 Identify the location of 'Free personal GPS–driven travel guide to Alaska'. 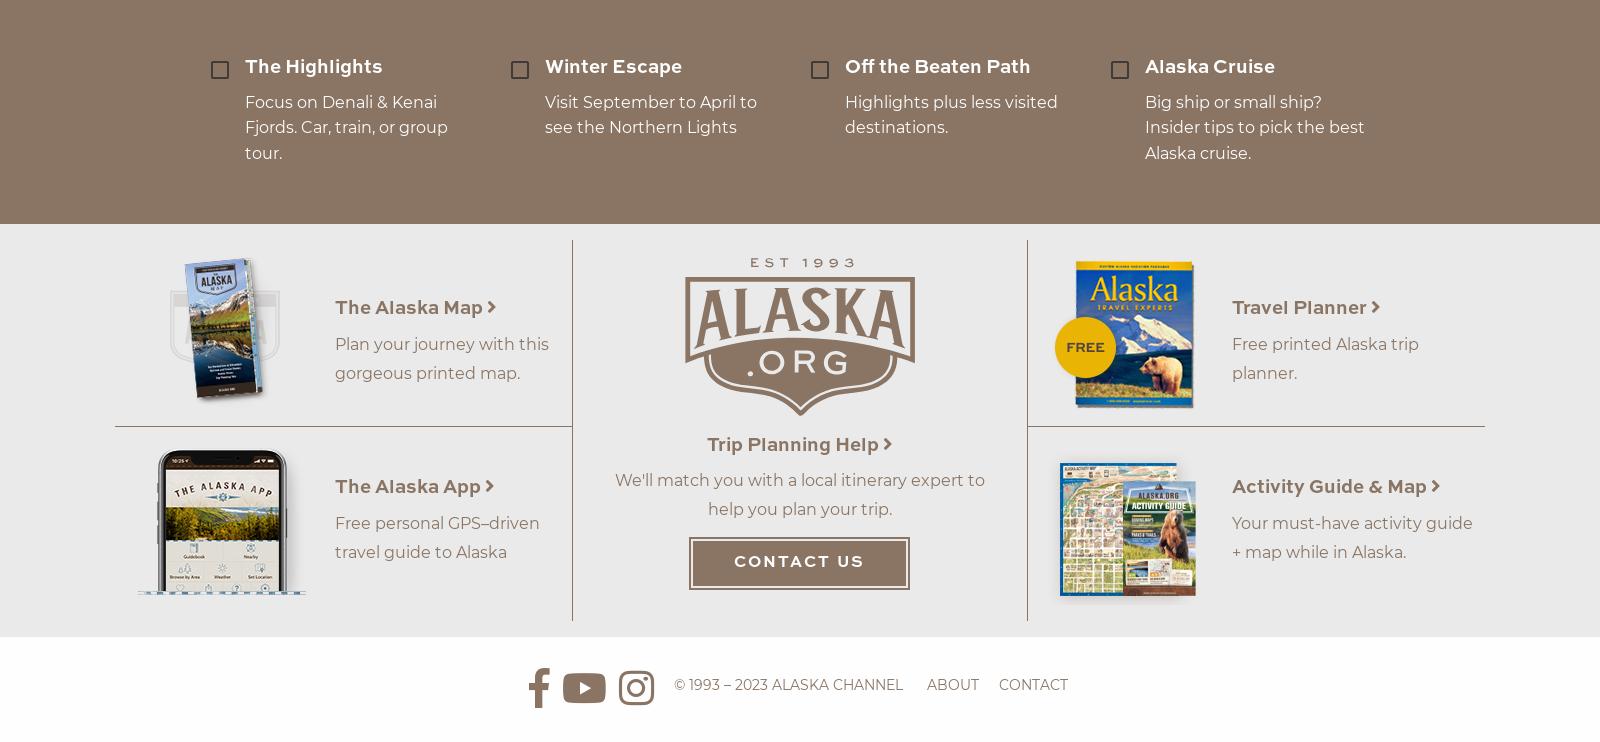
(335, 536).